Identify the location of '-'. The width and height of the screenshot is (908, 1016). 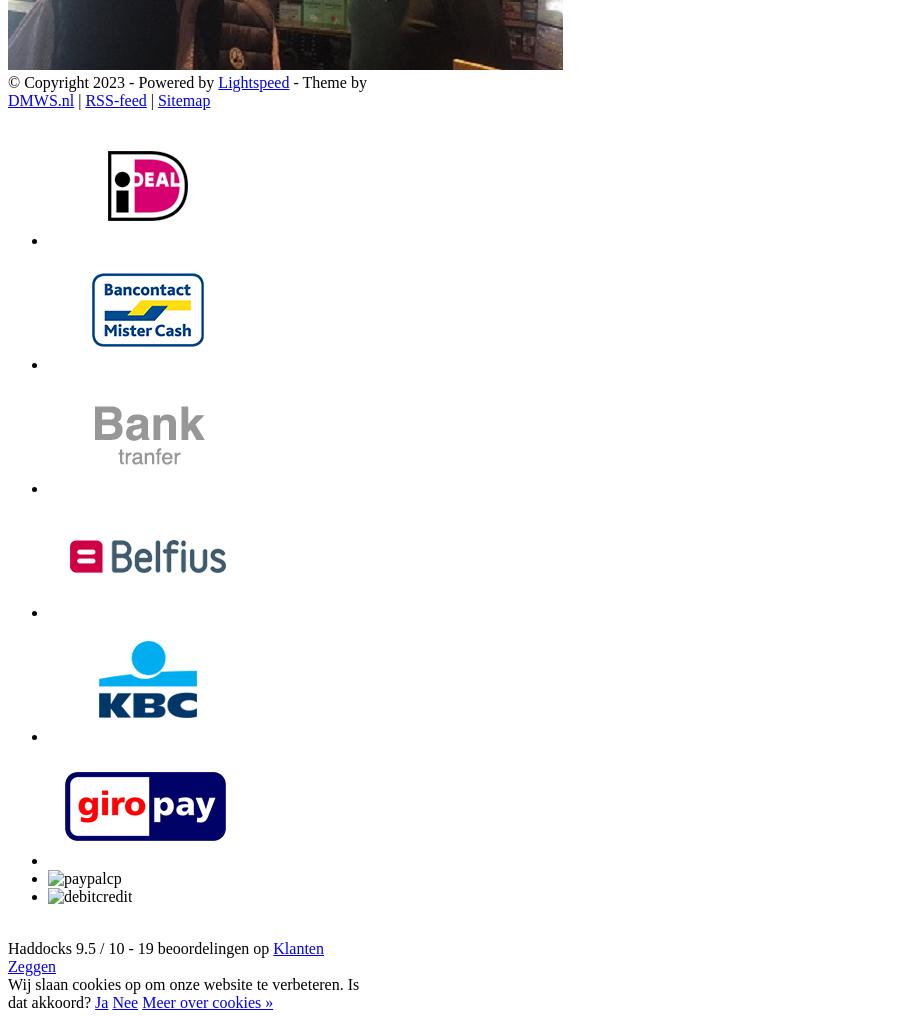
(130, 947).